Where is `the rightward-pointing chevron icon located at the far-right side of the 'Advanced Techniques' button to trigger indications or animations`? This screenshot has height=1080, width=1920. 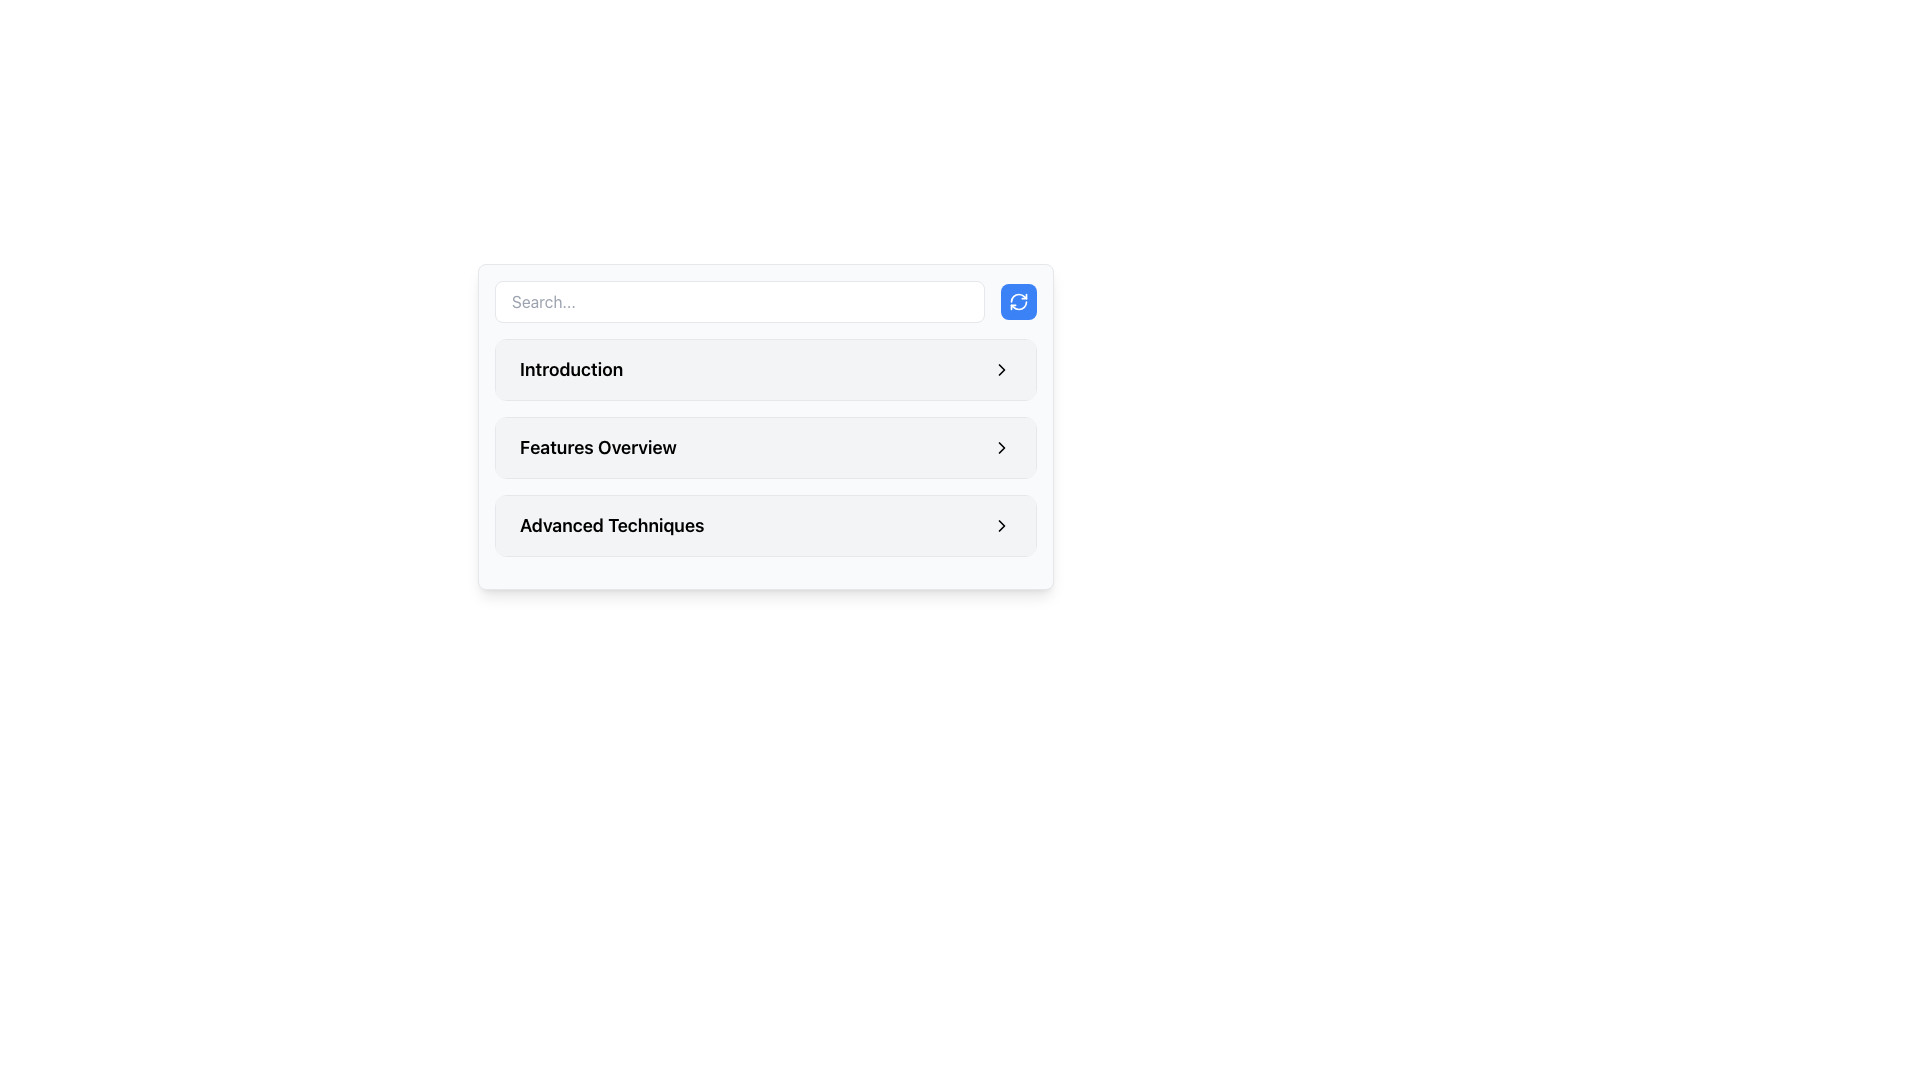
the rightward-pointing chevron icon located at the far-right side of the 'Advanced Techniques' button to trigger indications or animations is located at coordinates (1002, 524).